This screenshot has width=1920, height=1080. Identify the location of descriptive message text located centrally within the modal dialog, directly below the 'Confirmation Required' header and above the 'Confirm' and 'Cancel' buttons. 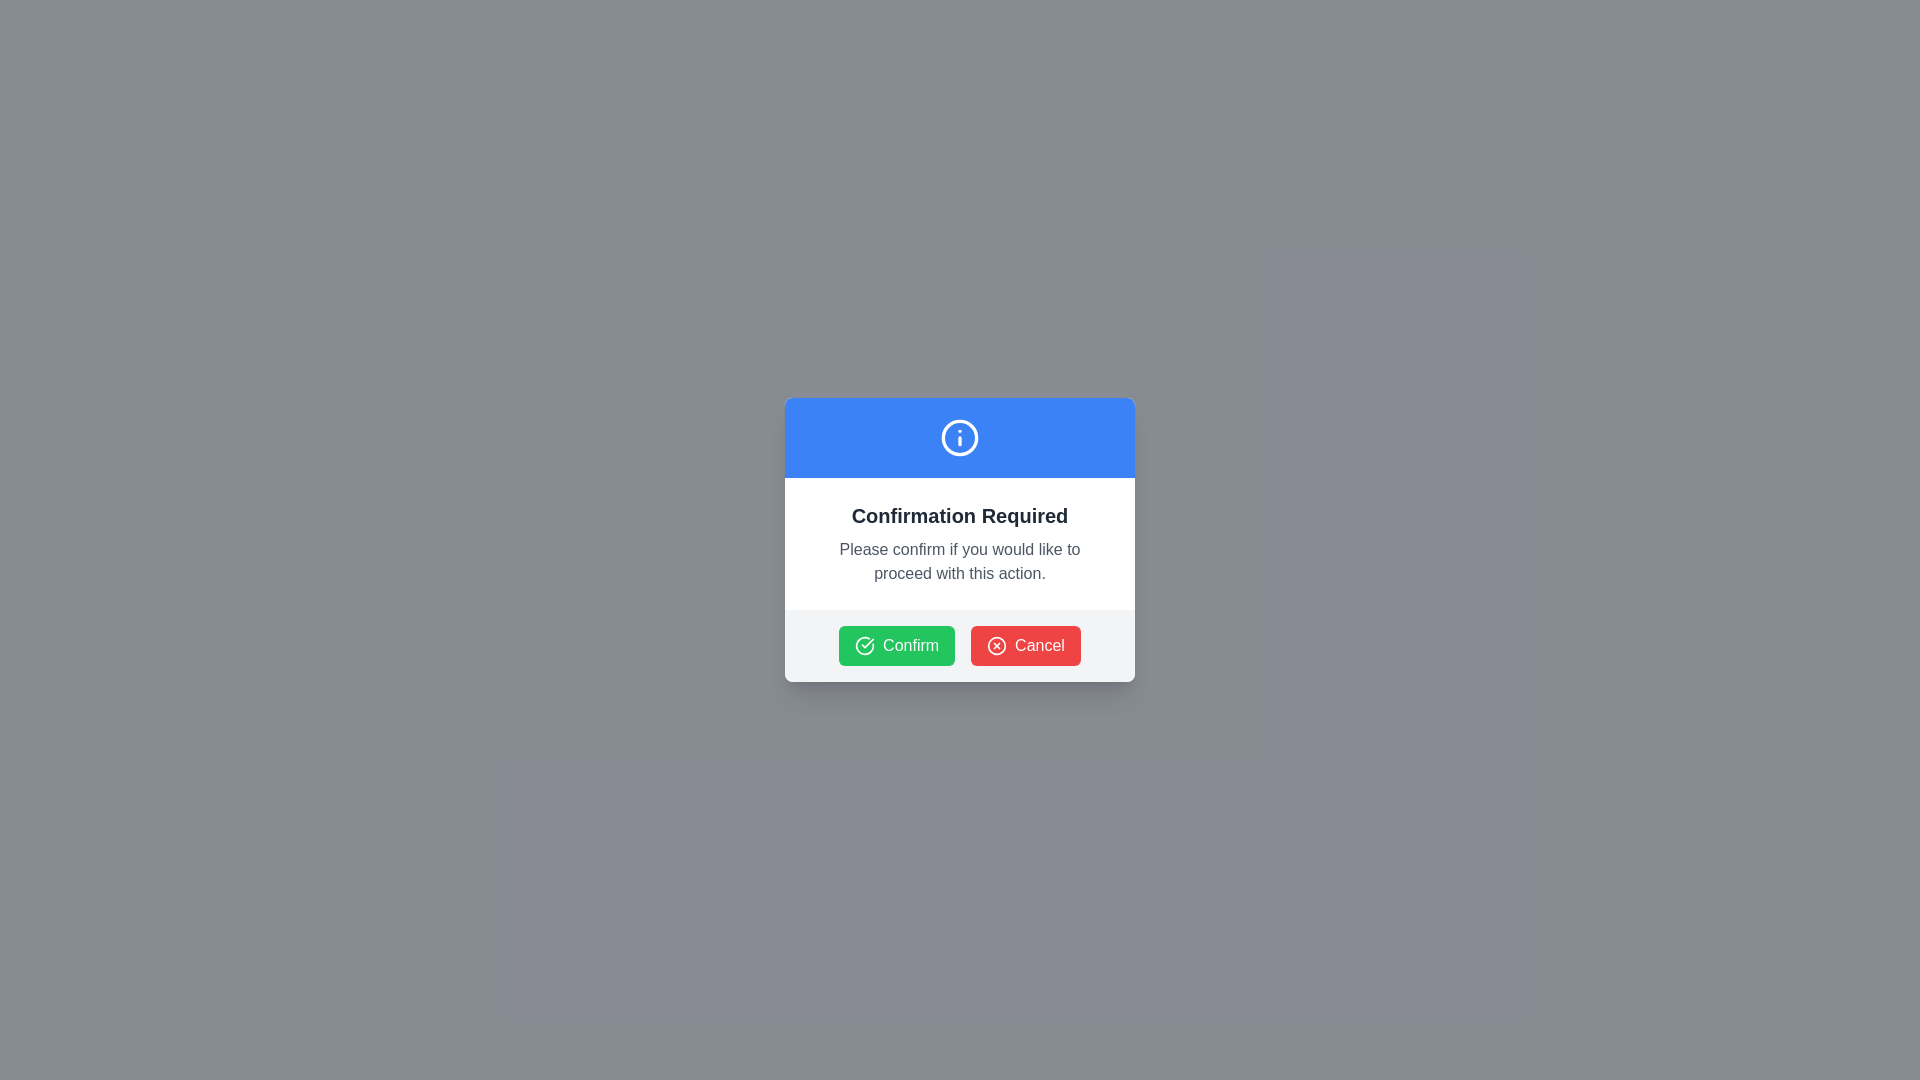
(960, 562).